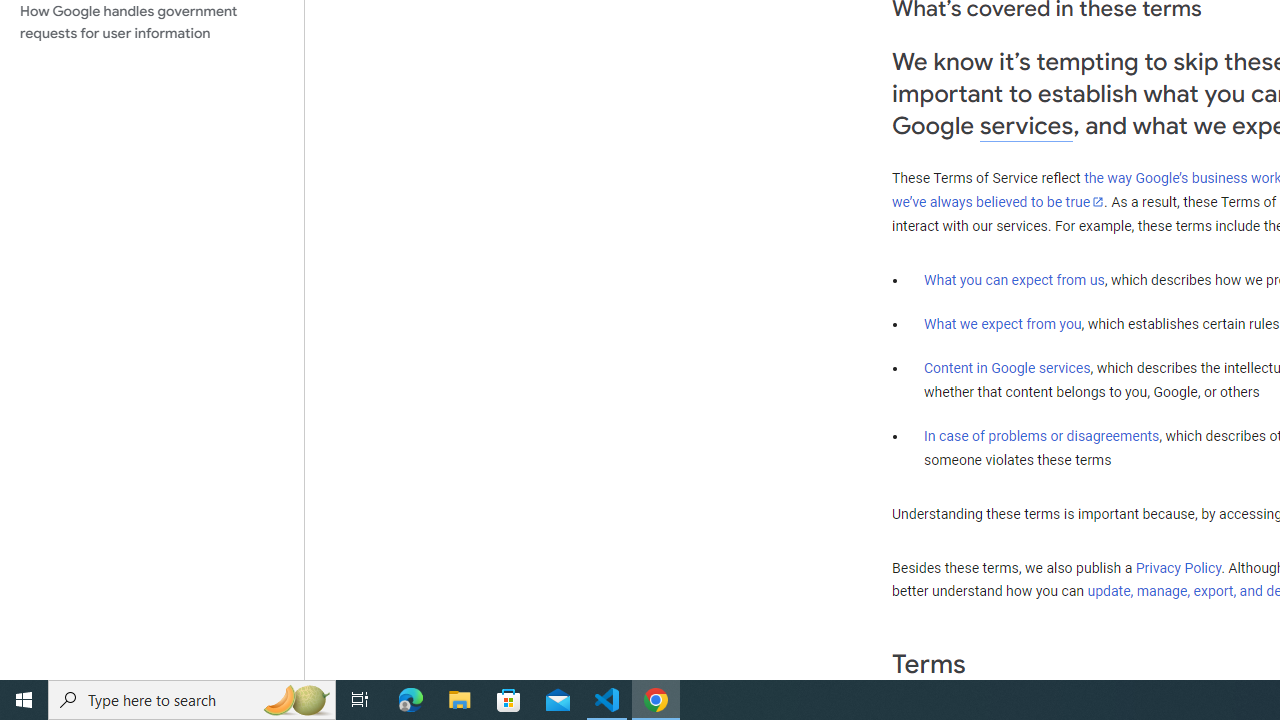 The width and height of the screenshot is (1280, 720). What do you see at coordinates (1026, 125) in the screenshot?
I see `'services'` at bounding box center [1026, 125].